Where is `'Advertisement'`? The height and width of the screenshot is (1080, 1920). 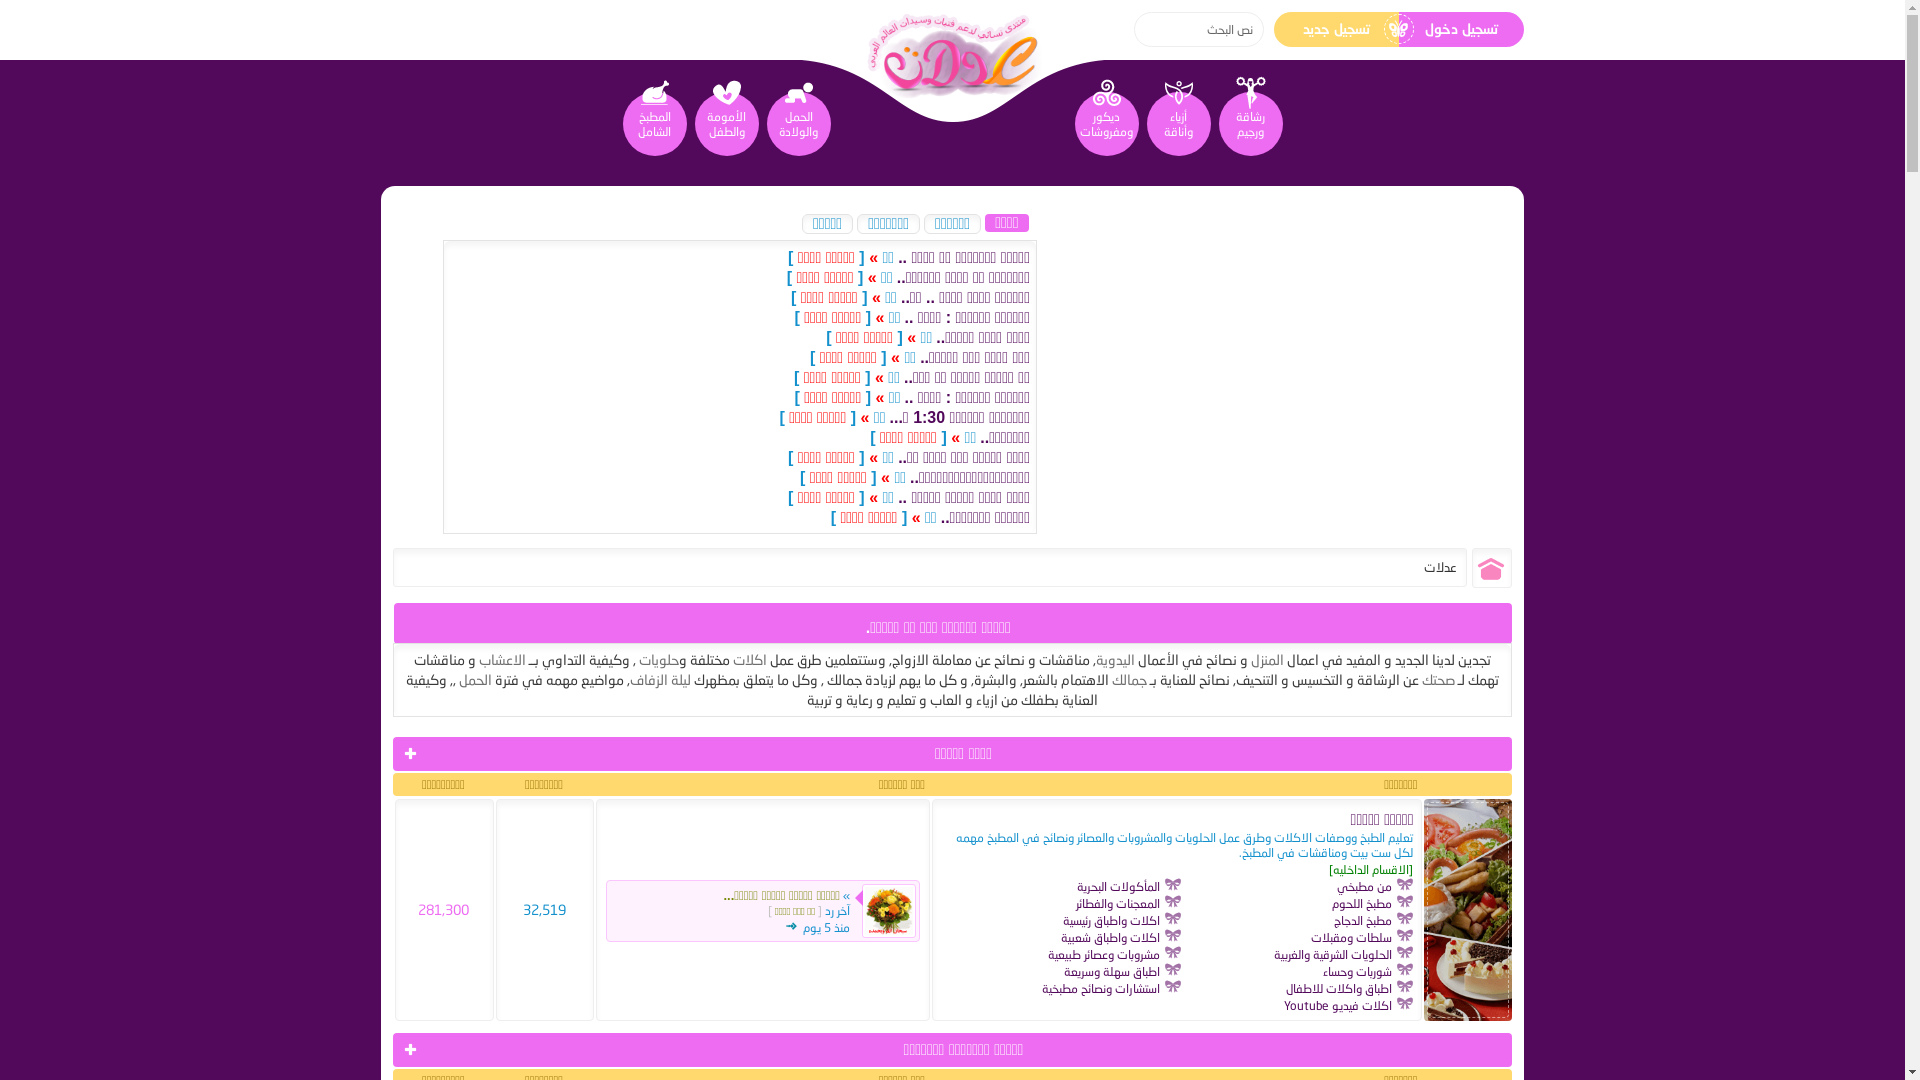 'Advertisement' is located at coordinates (1222, 381).